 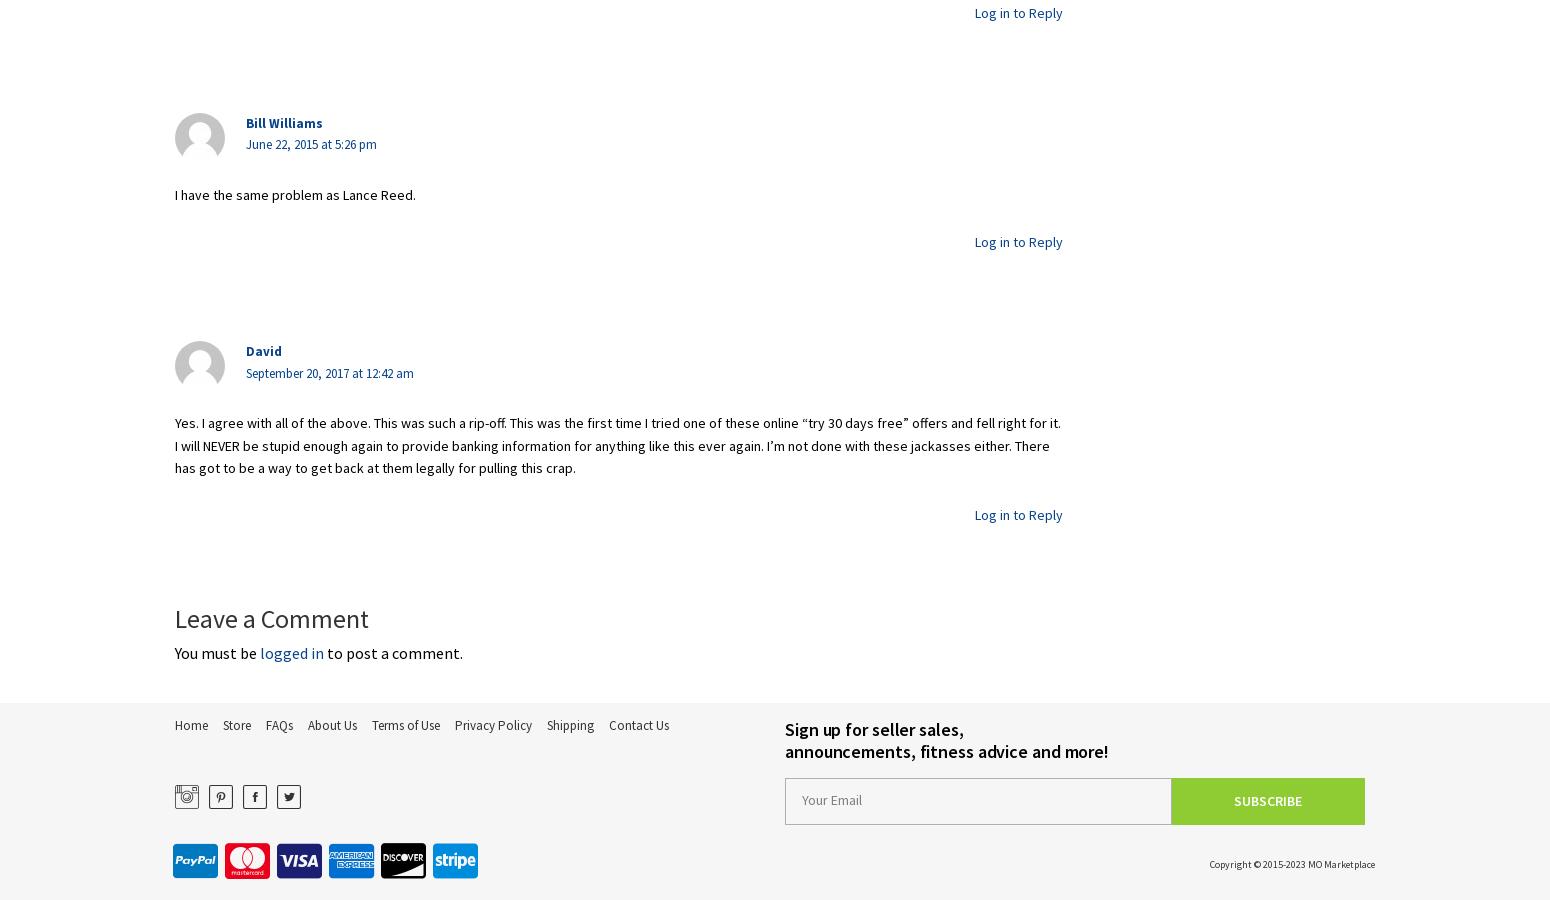 What do you see at coordinates (1209, 863) in the screenshot?
I see `'Copyright © 2015-2023 MO Marketplace'` at bounding box center [1209, 863].